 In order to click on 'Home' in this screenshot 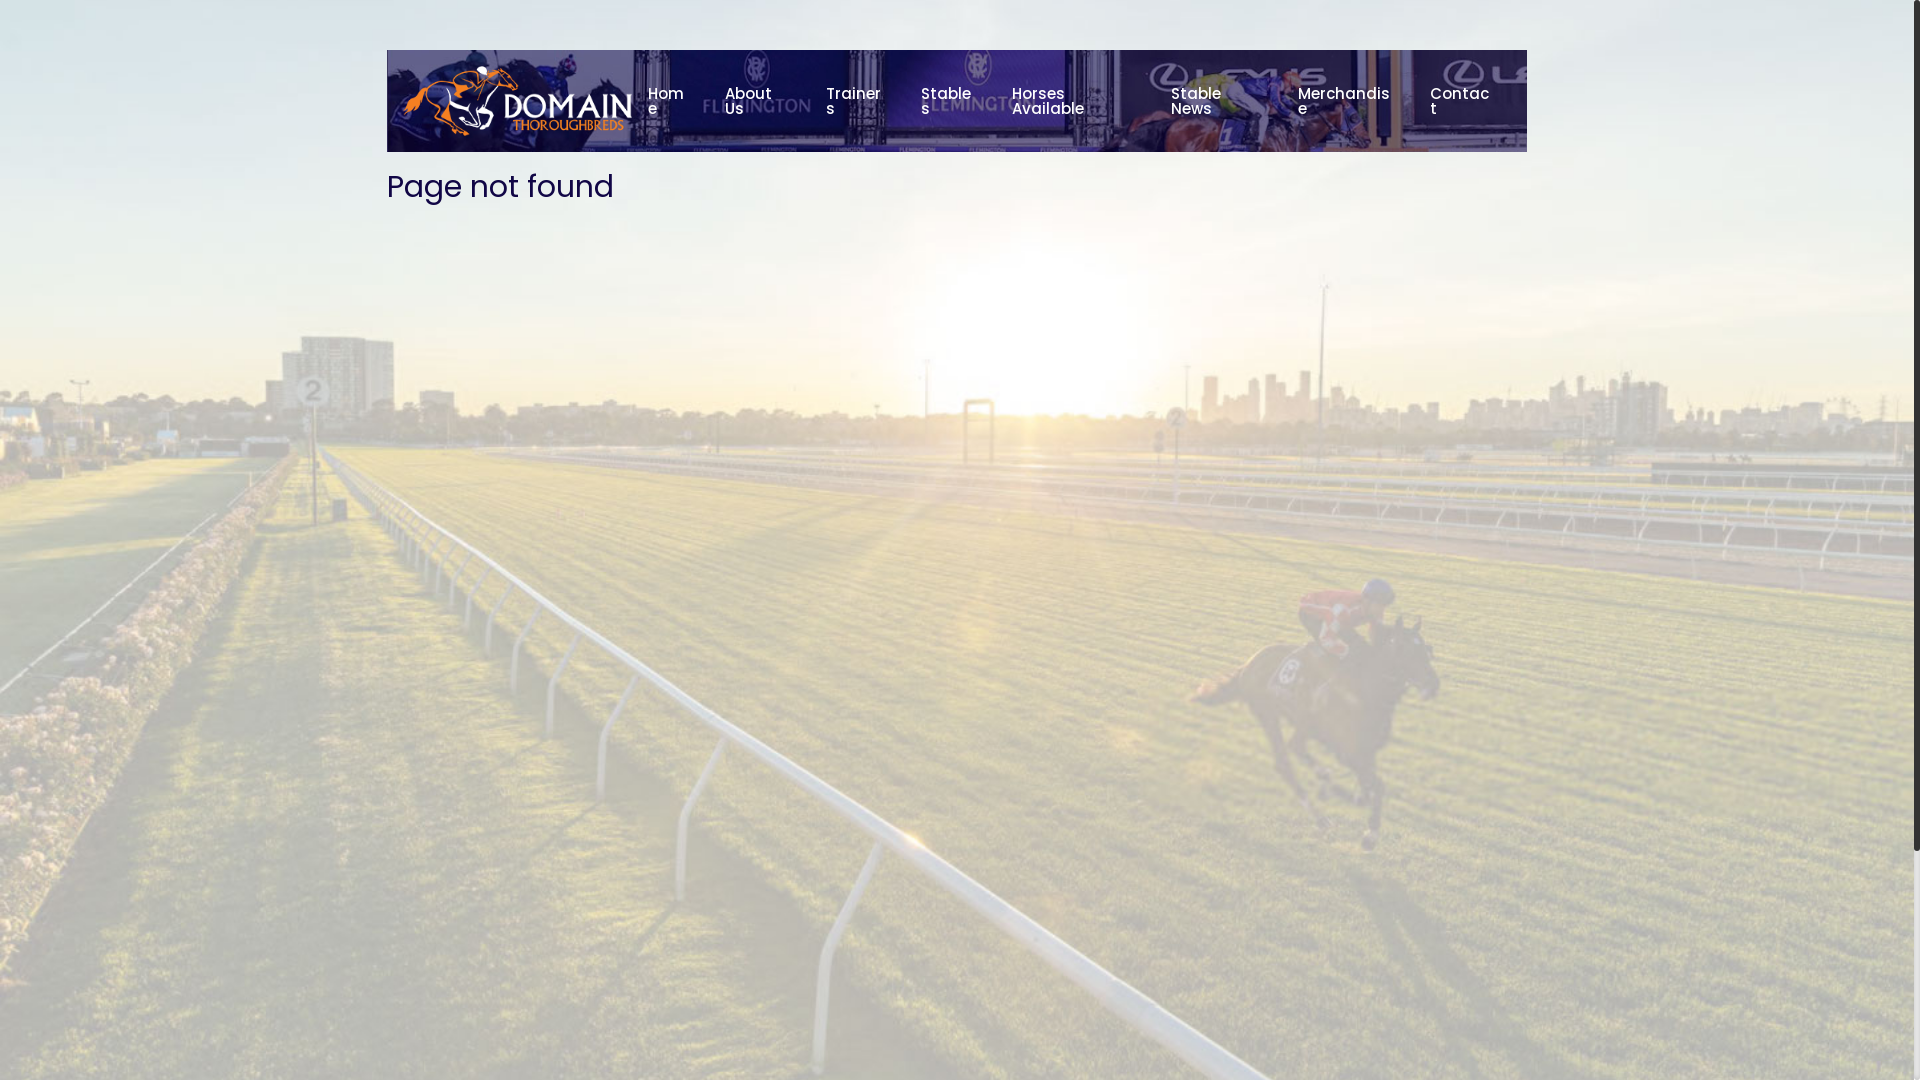, I will do `click(670, 100)`.